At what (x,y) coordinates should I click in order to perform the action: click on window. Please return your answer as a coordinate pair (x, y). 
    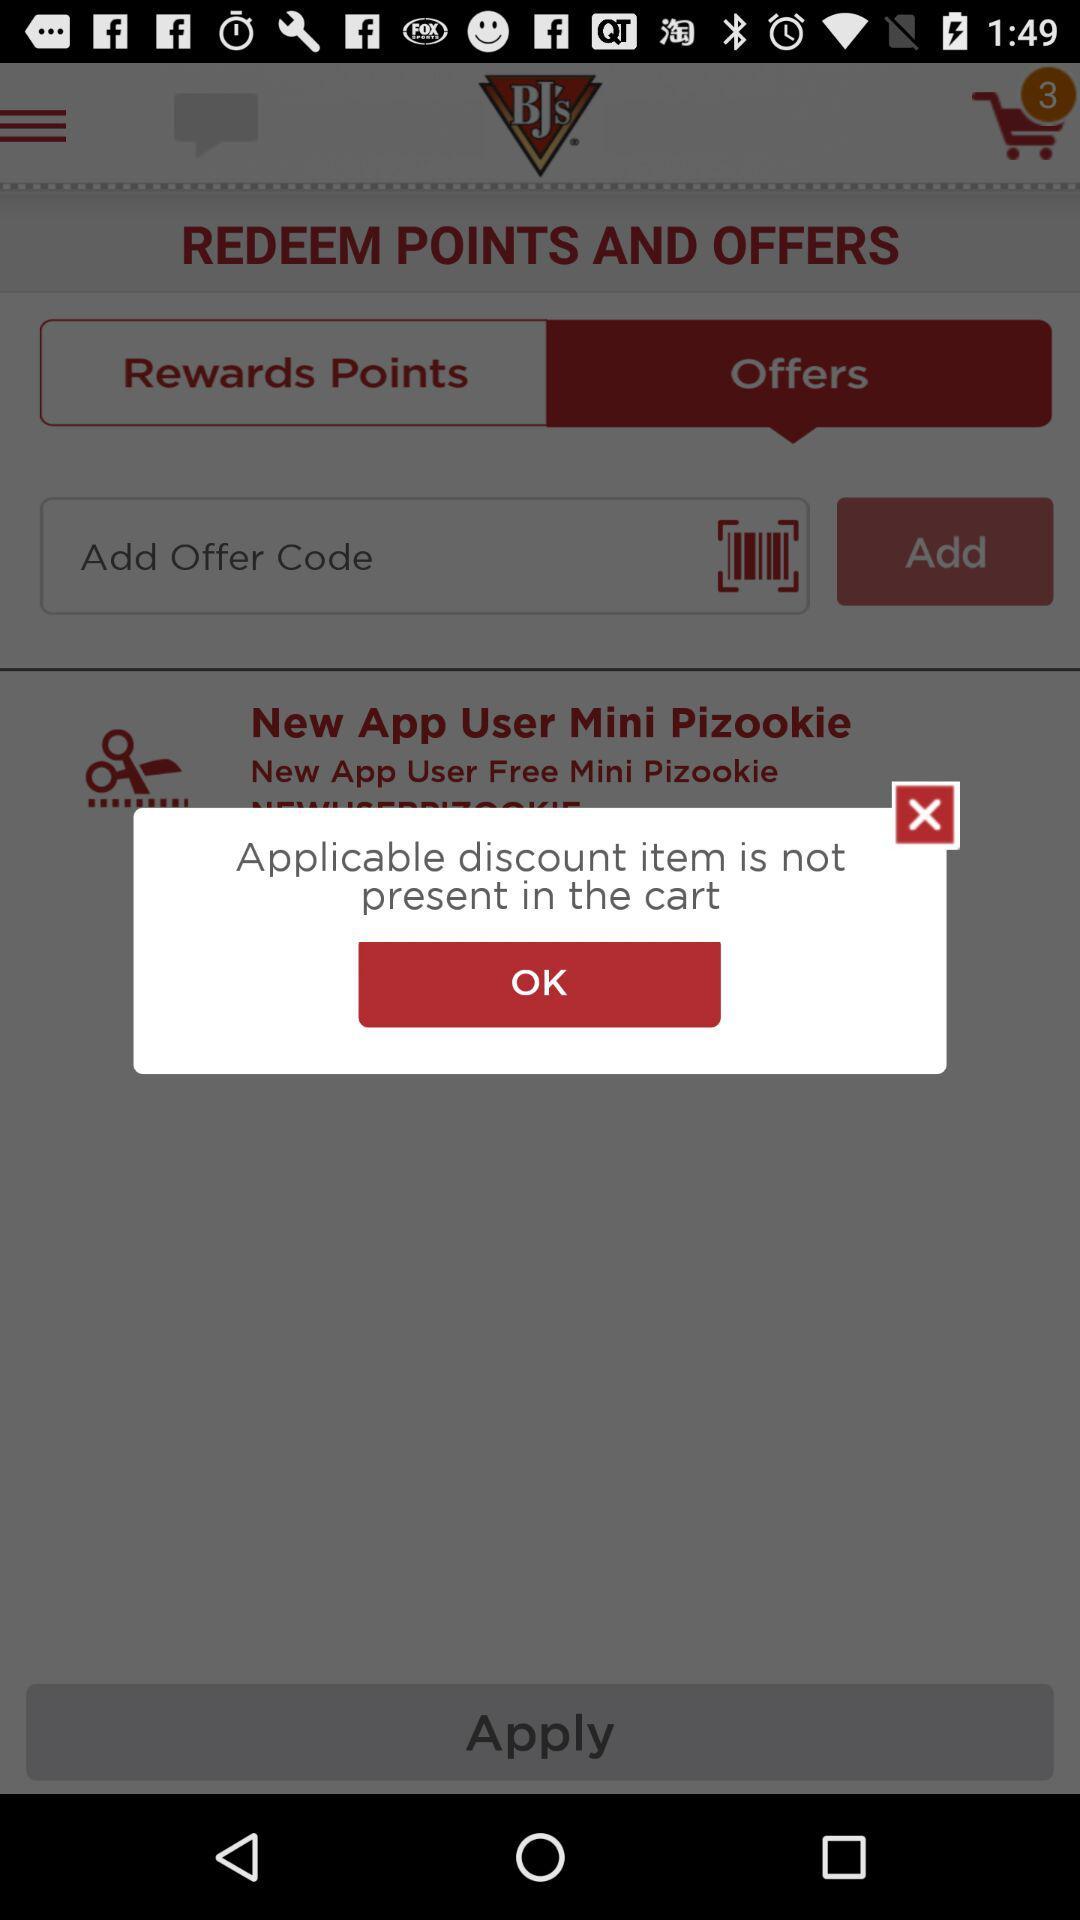
    Looking at the image, I should click on (925, 815).